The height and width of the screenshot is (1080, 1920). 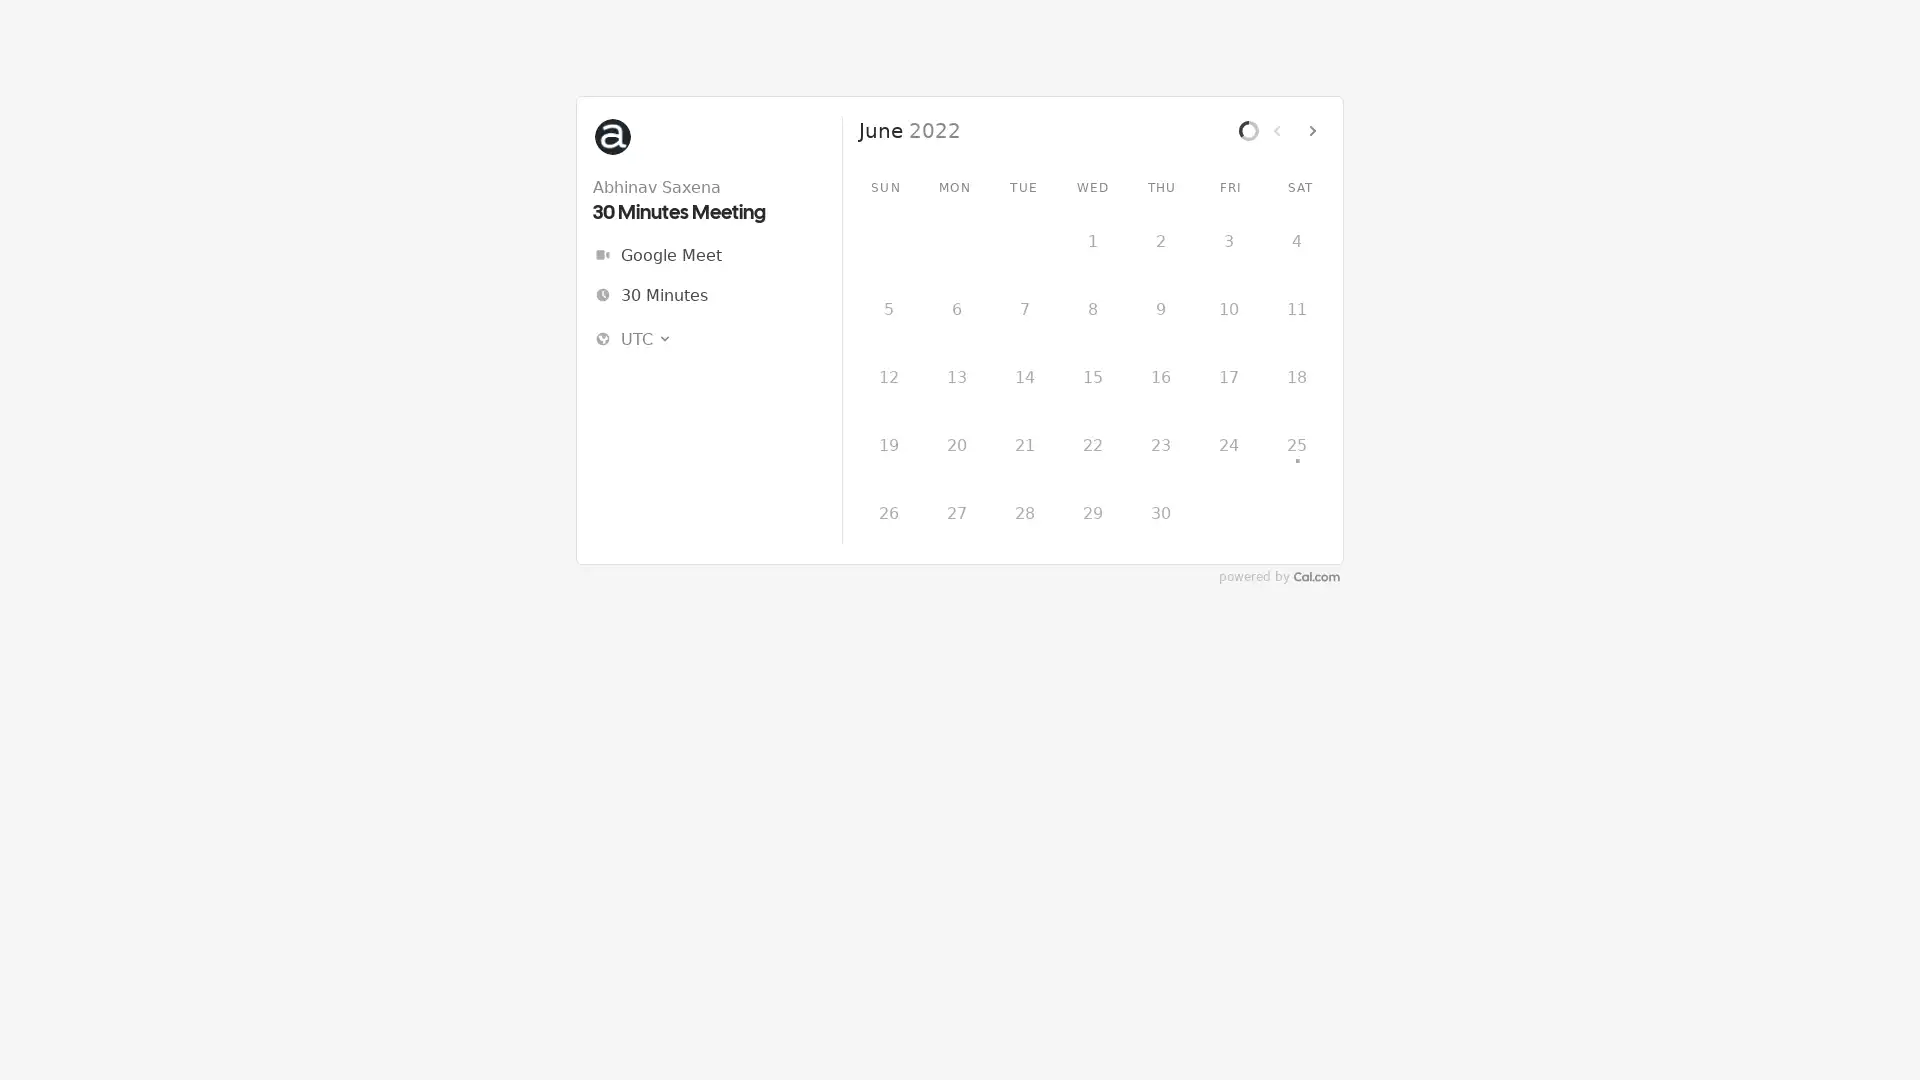 I want to click on 24, so click(x=1227, y=443).